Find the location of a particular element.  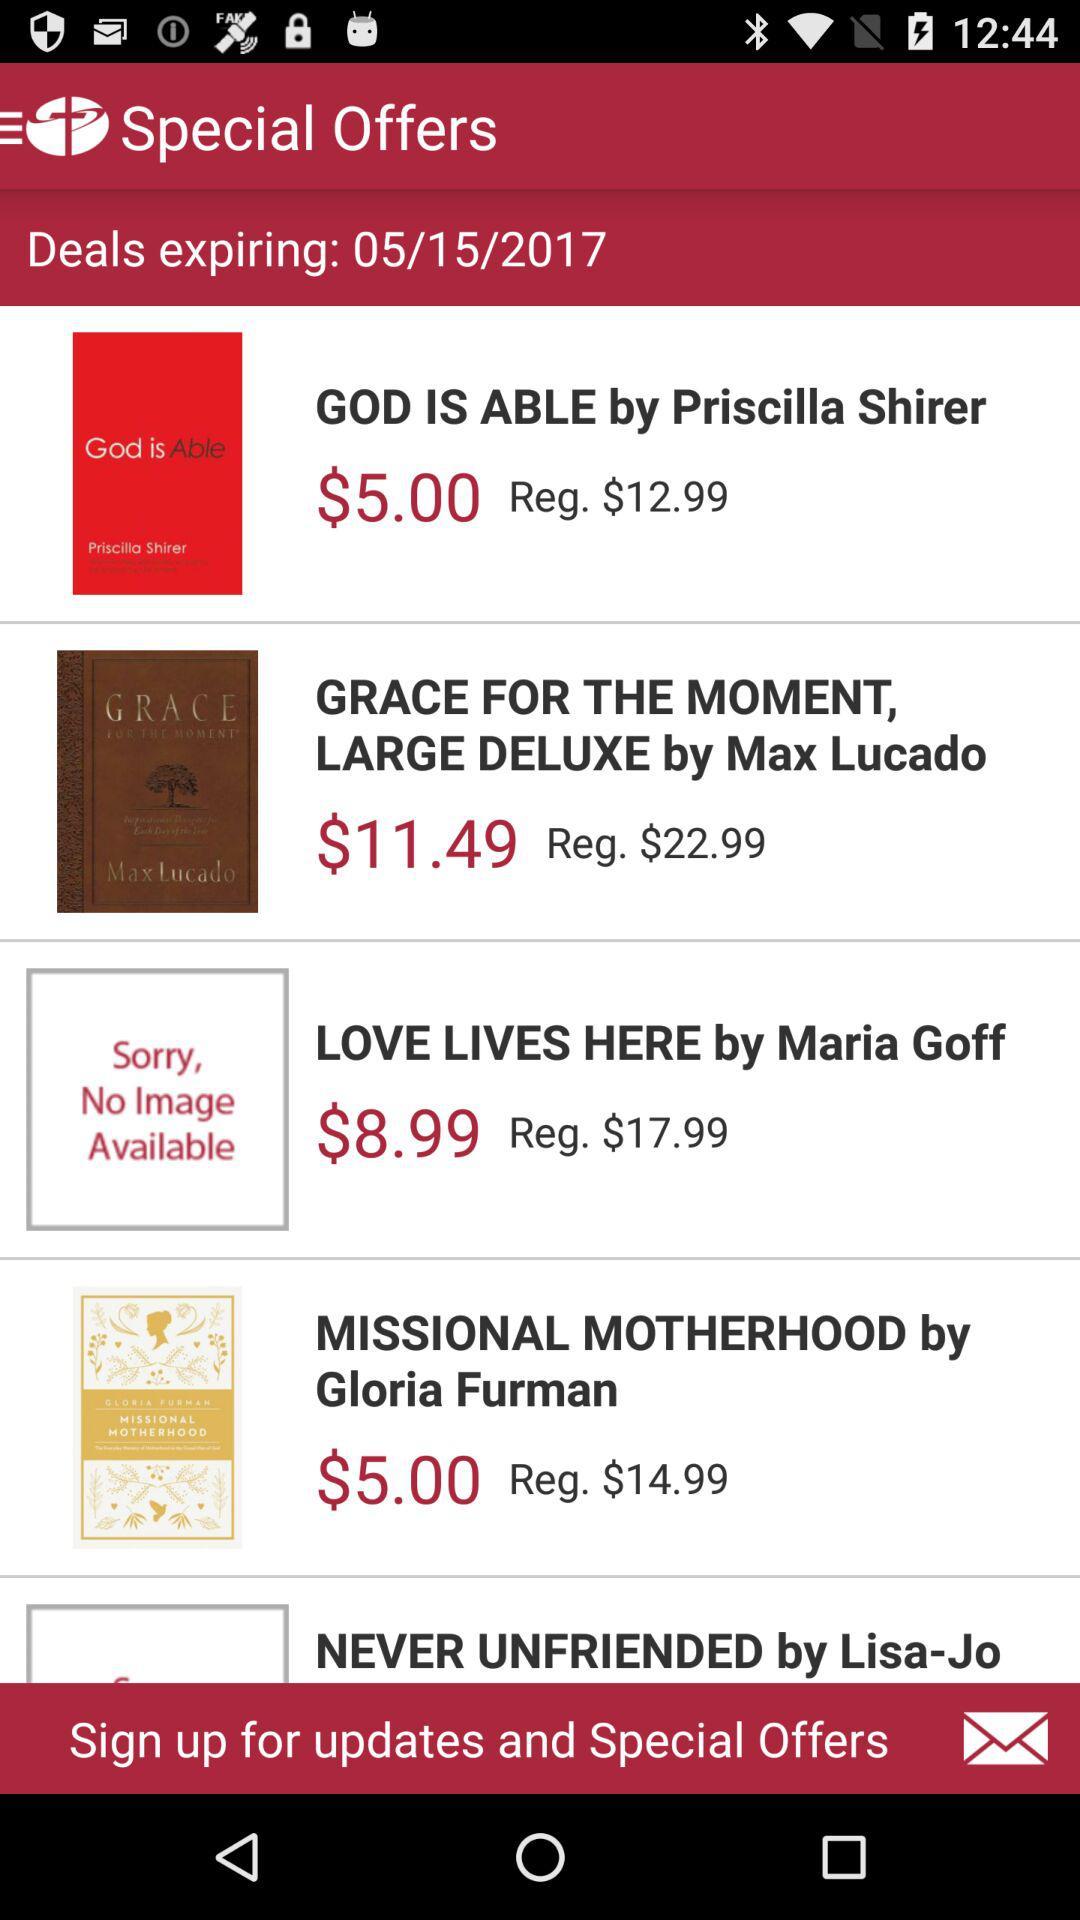

the item above the $5.00 is located at coordinates (683, 1359).